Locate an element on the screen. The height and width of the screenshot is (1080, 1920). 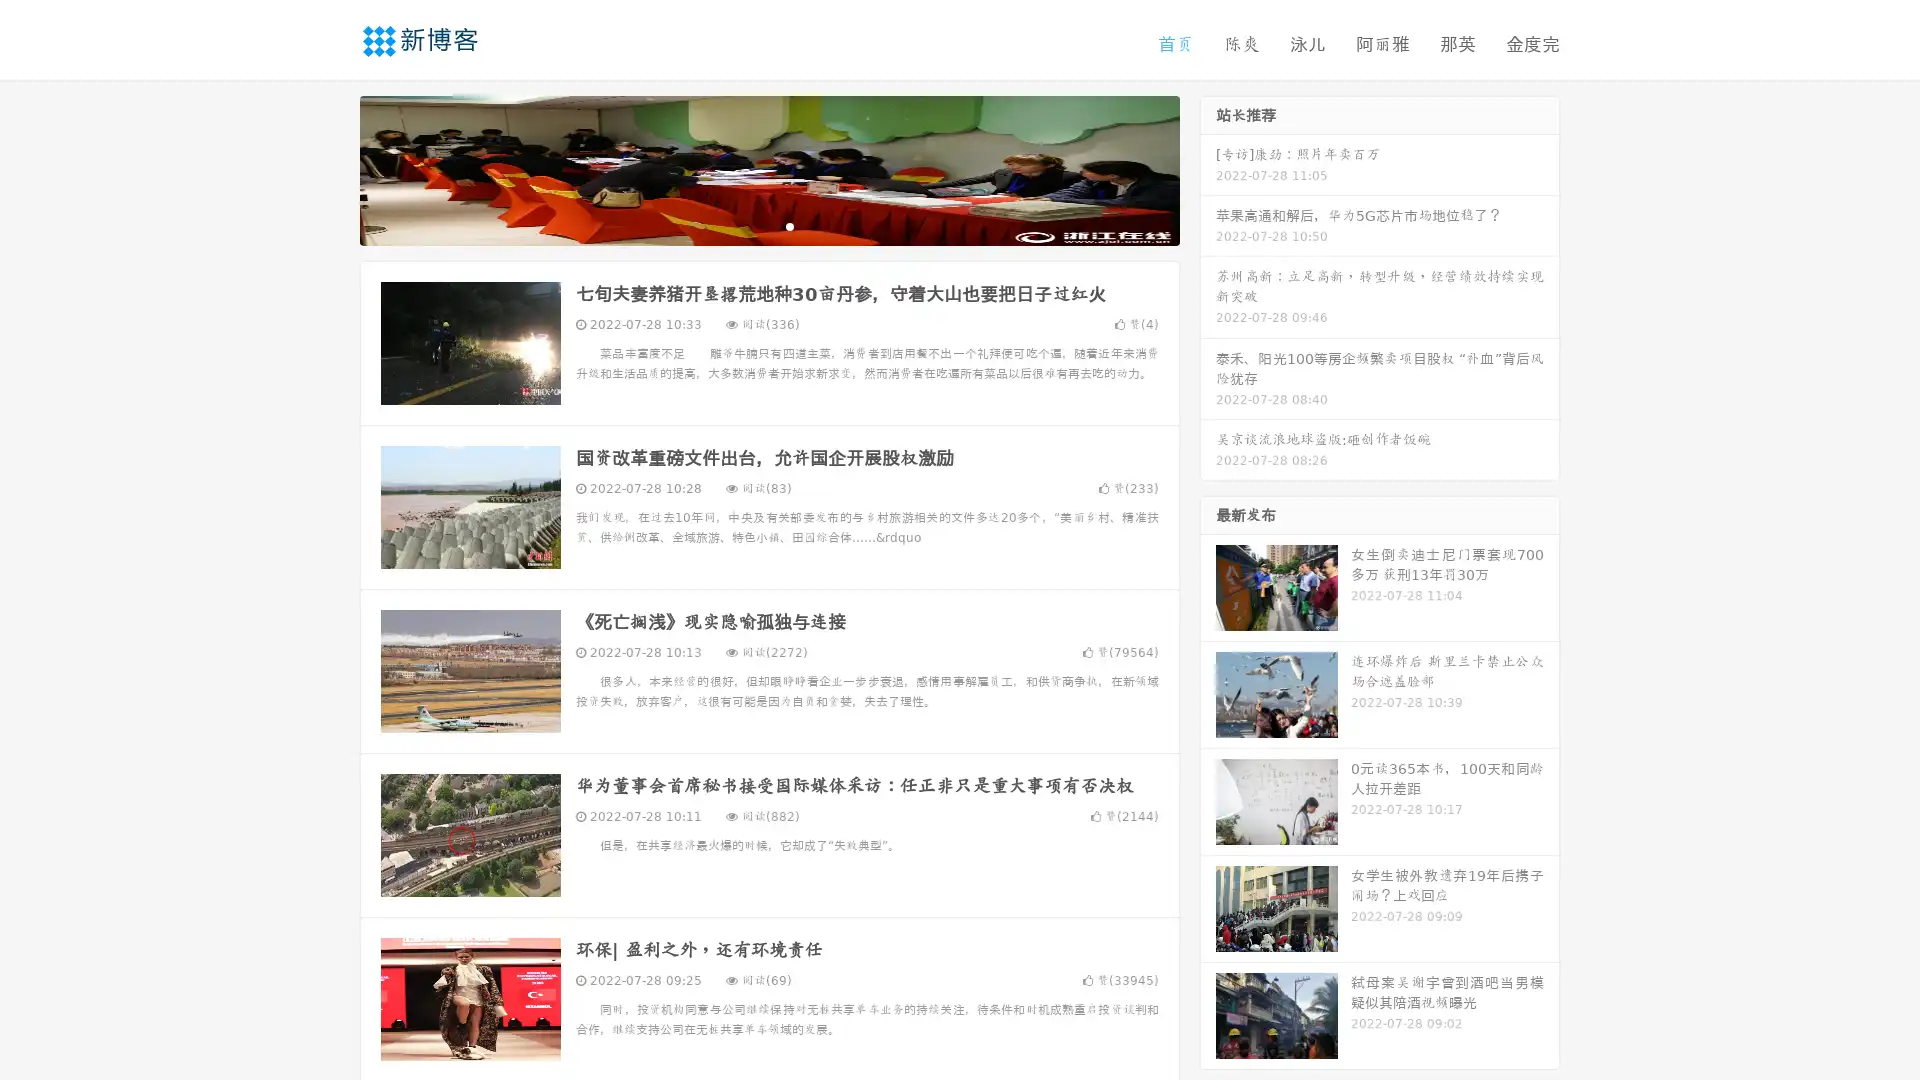
Next slide is located at coordinates (1208, 168).